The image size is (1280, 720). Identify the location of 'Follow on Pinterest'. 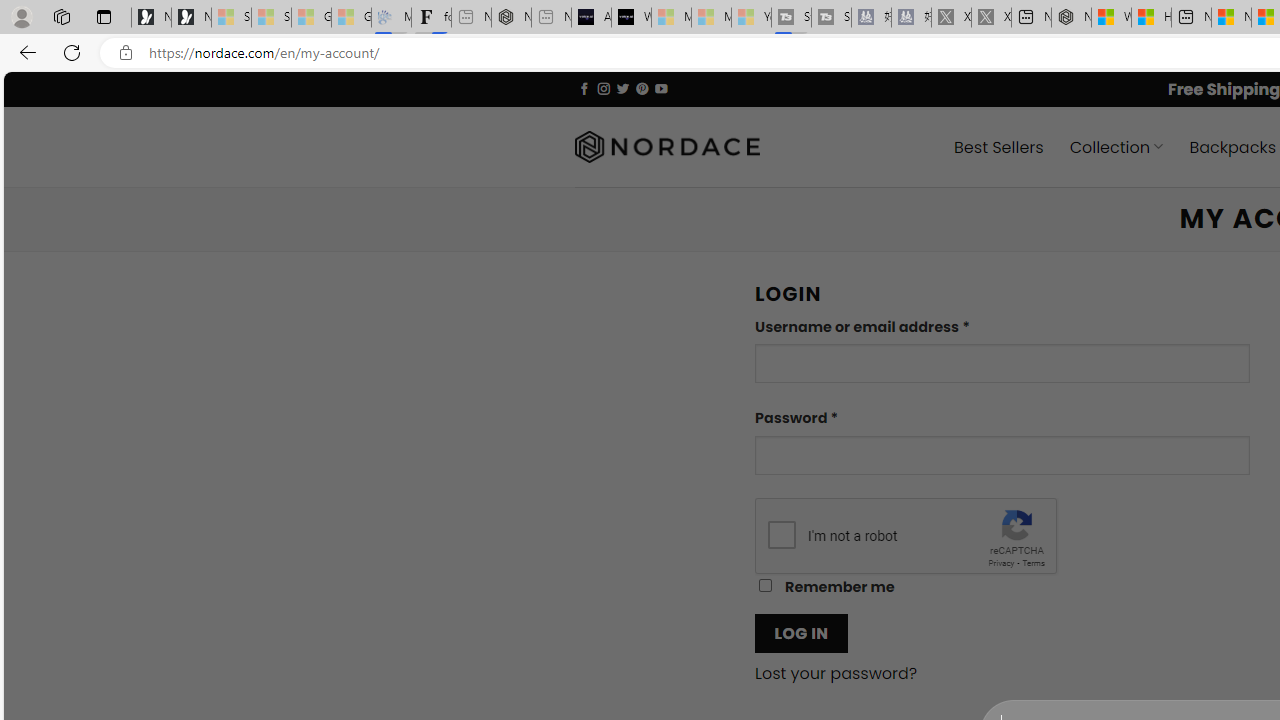
(642, 87).